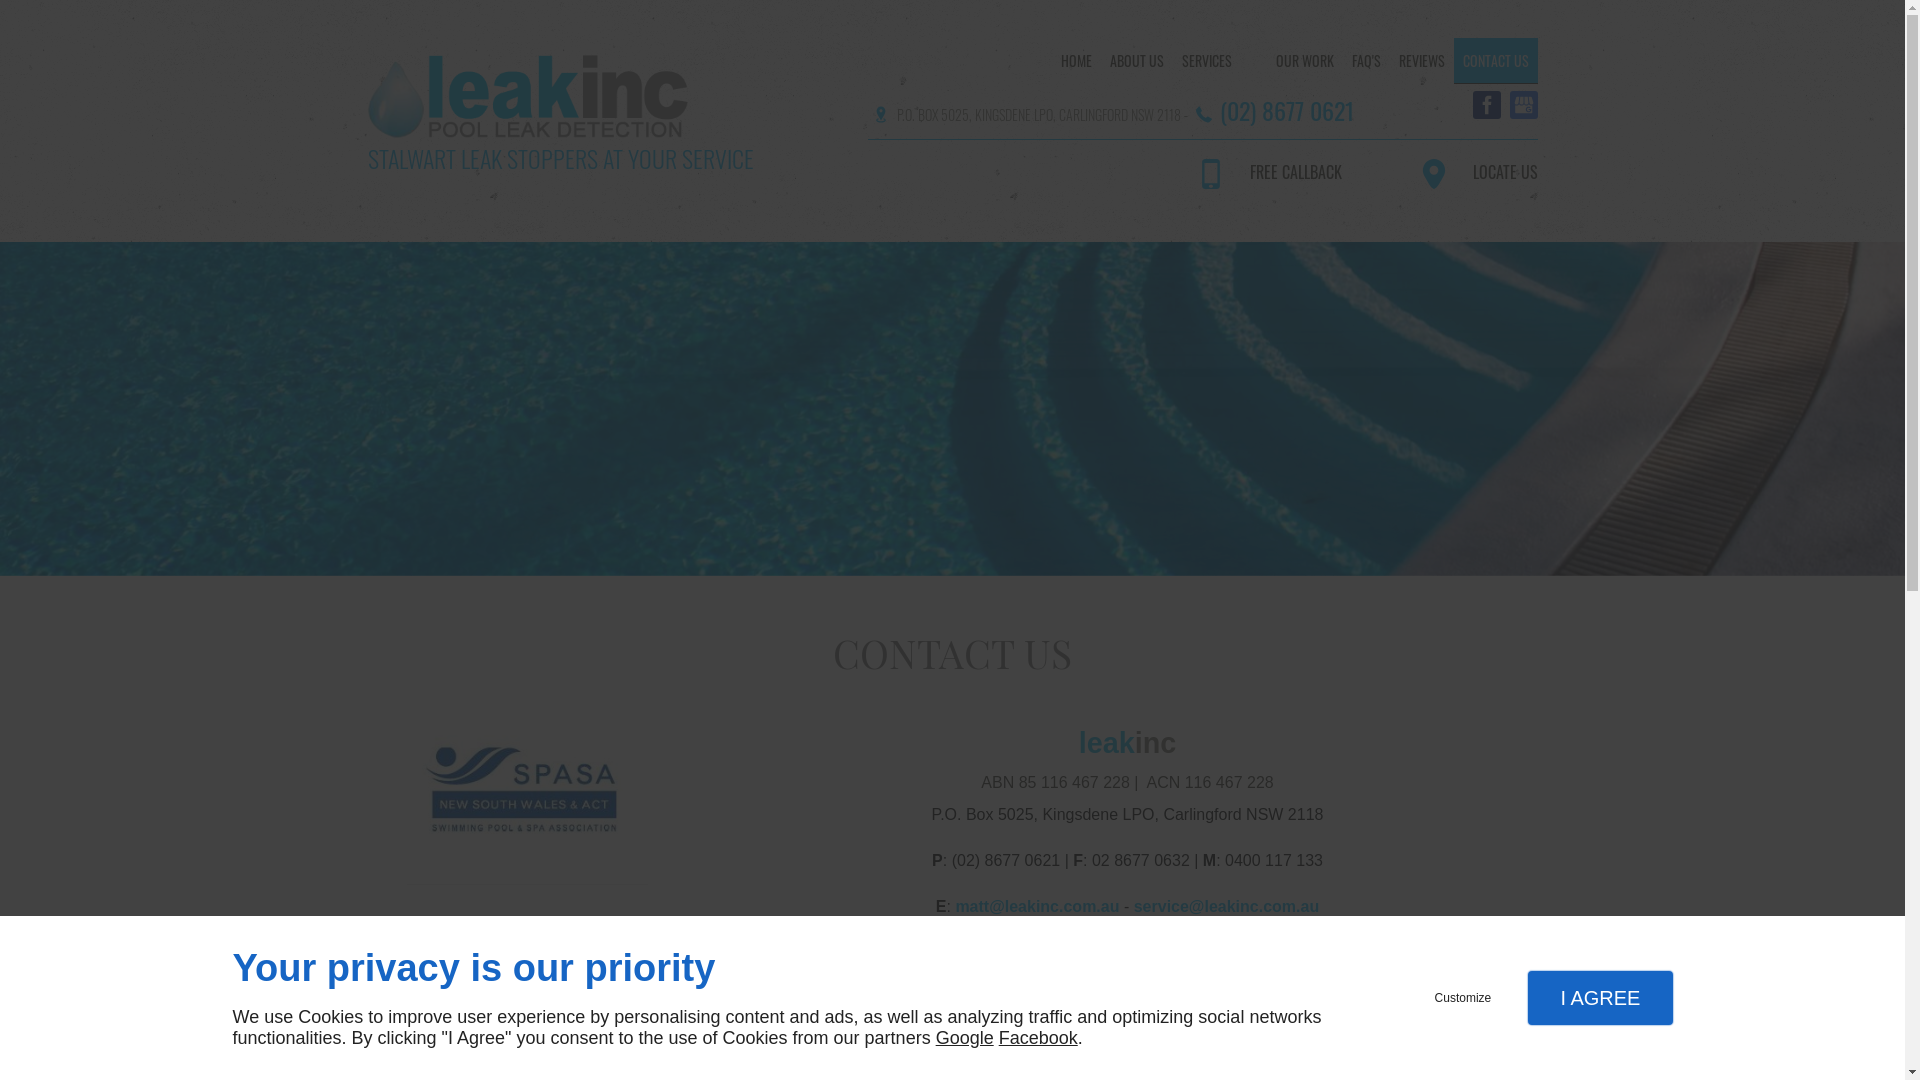 The width and height of the screenshot is (1920, 1080). I want to click on 'OUR WORK', so click(1304, 59).